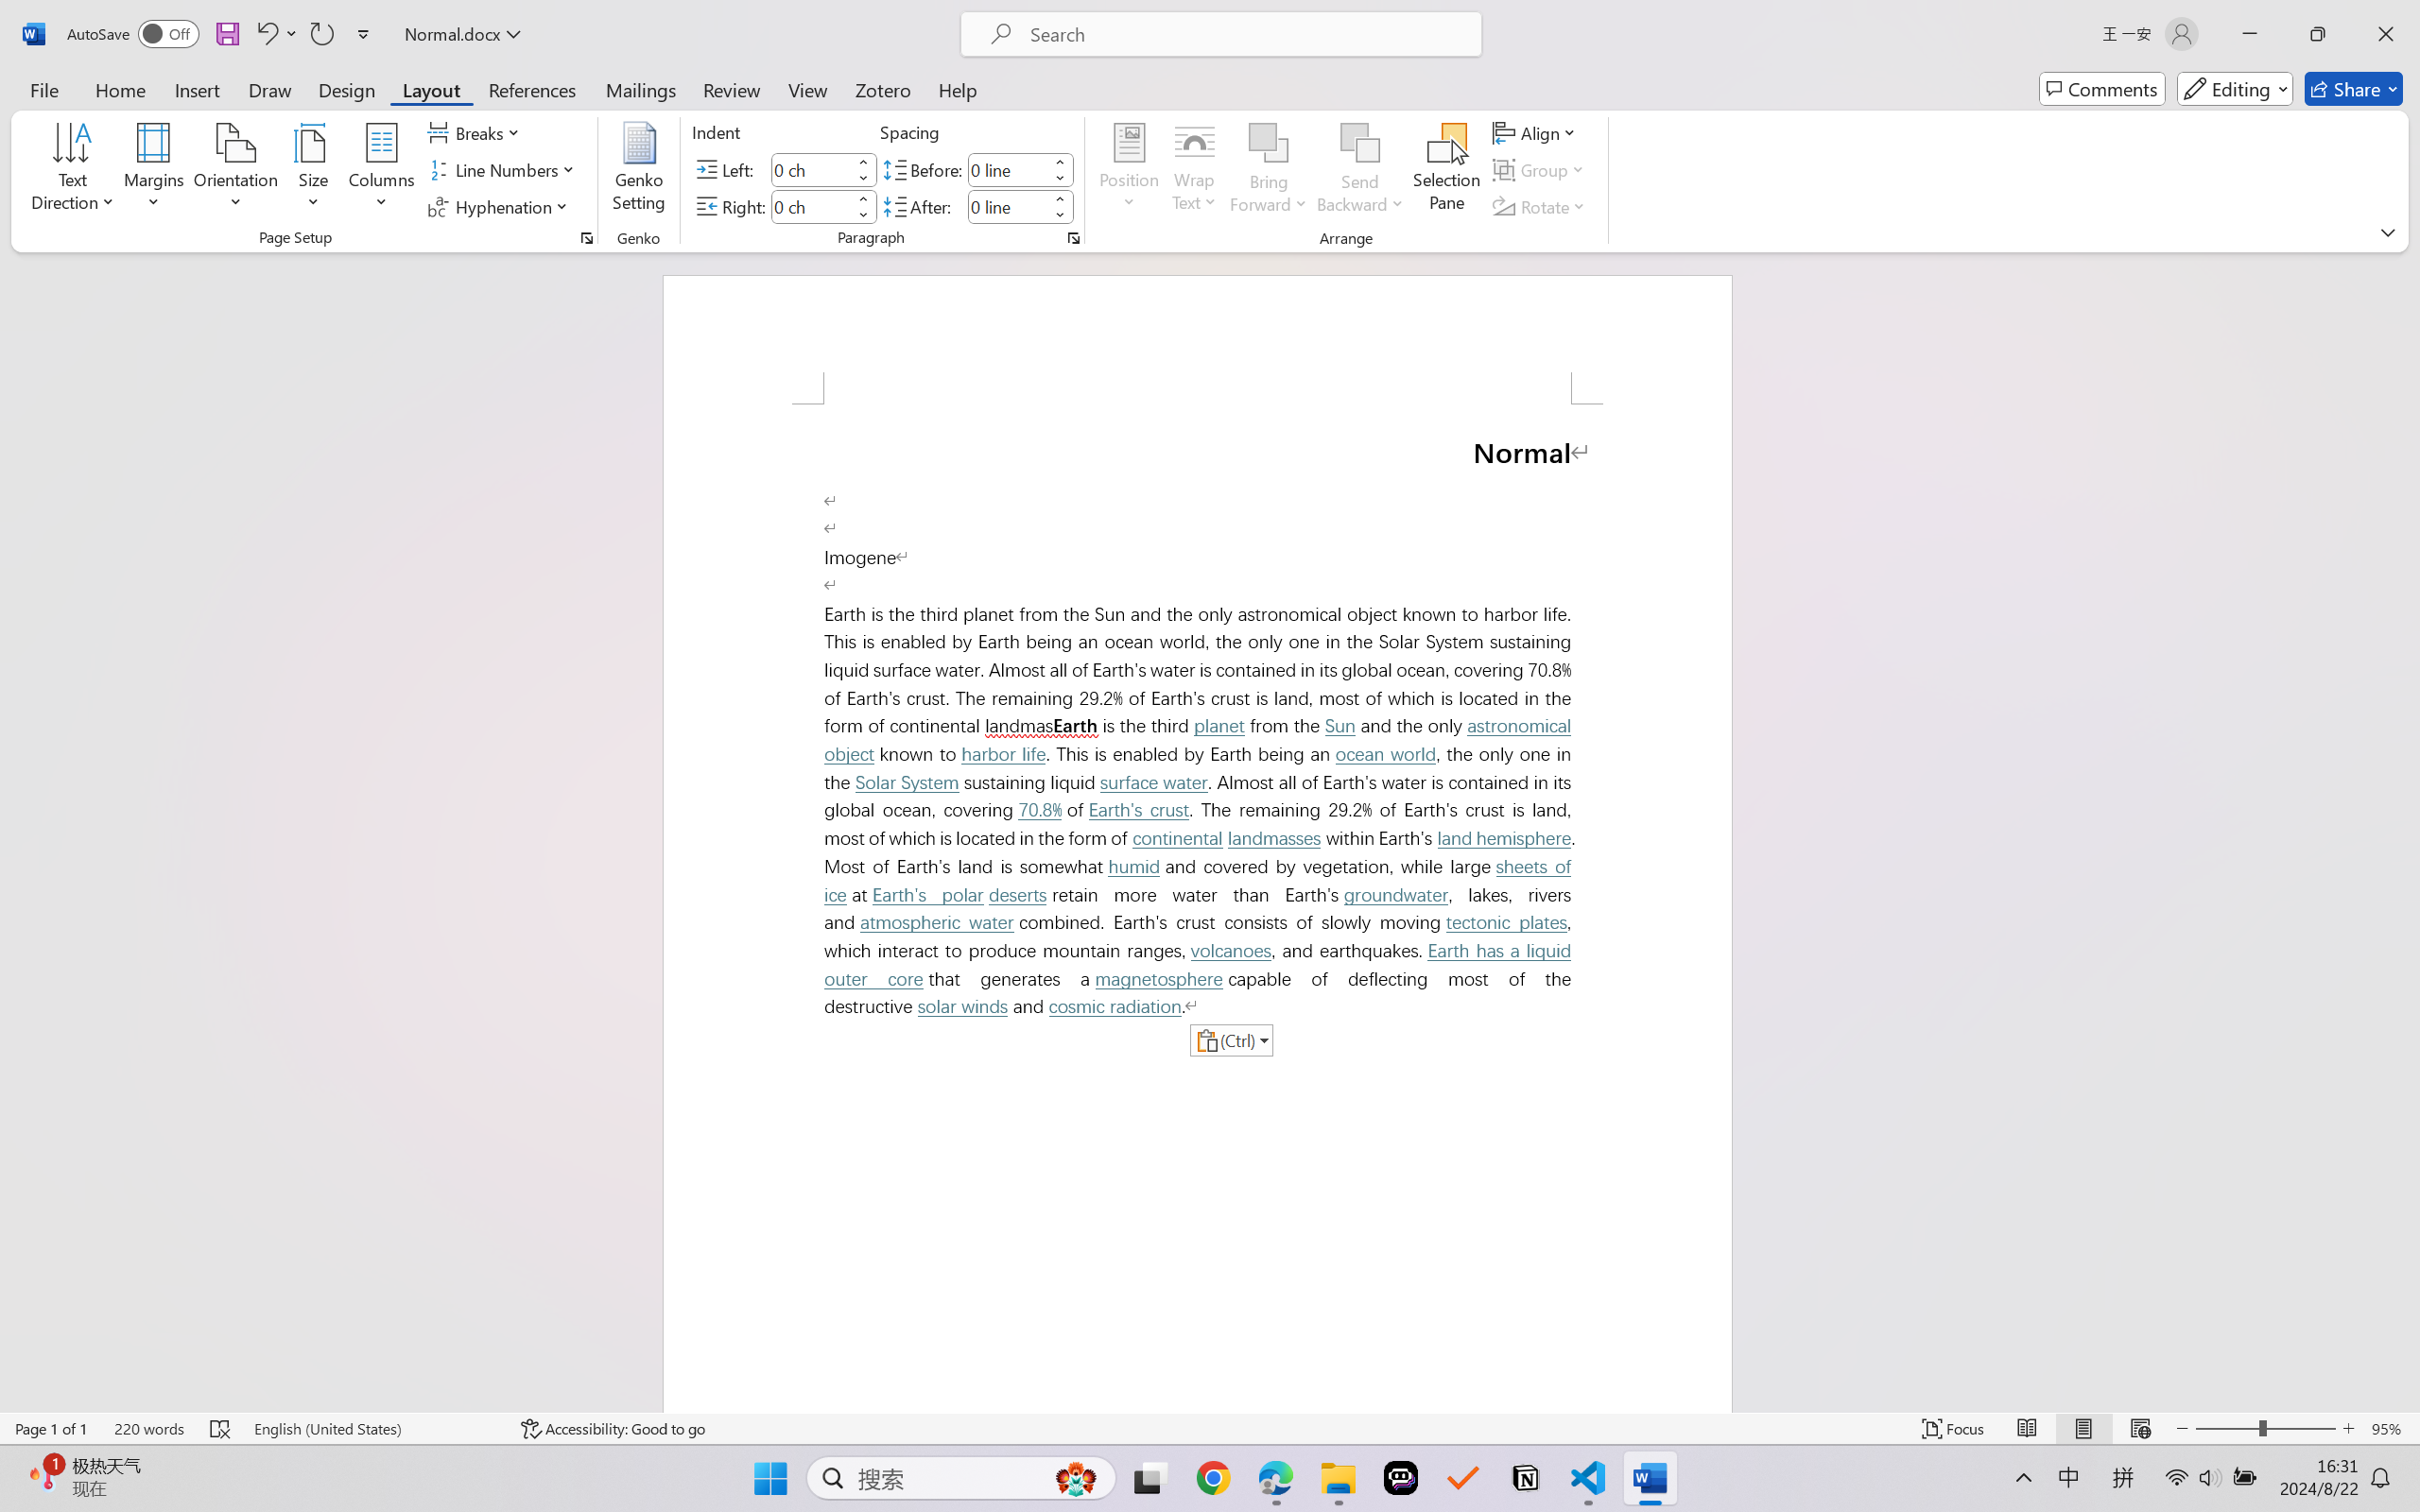 This screenshot has height=1512, width=2420. Describe the element at coordinates (956, 88) in the screenshot. I see `'Help'` at that location.